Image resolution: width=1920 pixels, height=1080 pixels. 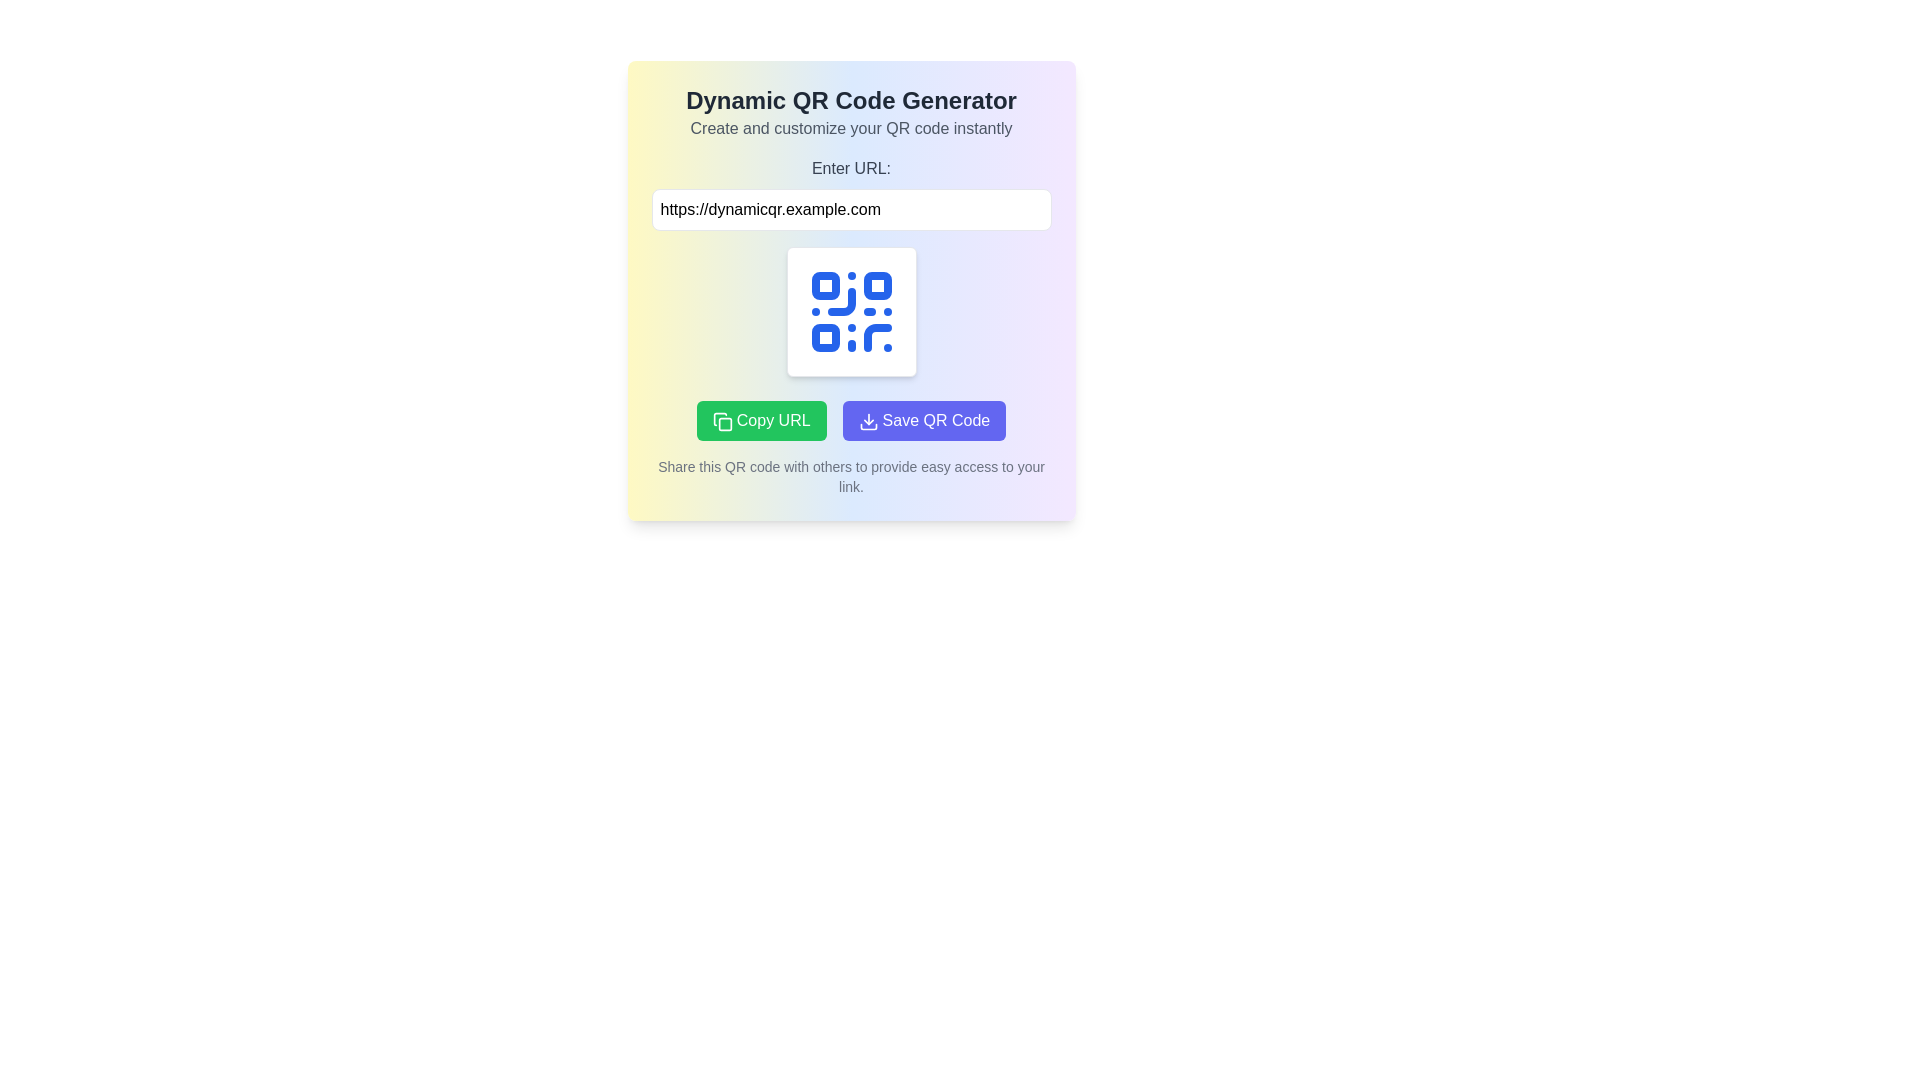 What do you see at coordinates (760, 419) in the screenshot?
I see `the button on the left side of the horizontal layout to copy the URL to the clipboard` at bounding box center [760, 419].